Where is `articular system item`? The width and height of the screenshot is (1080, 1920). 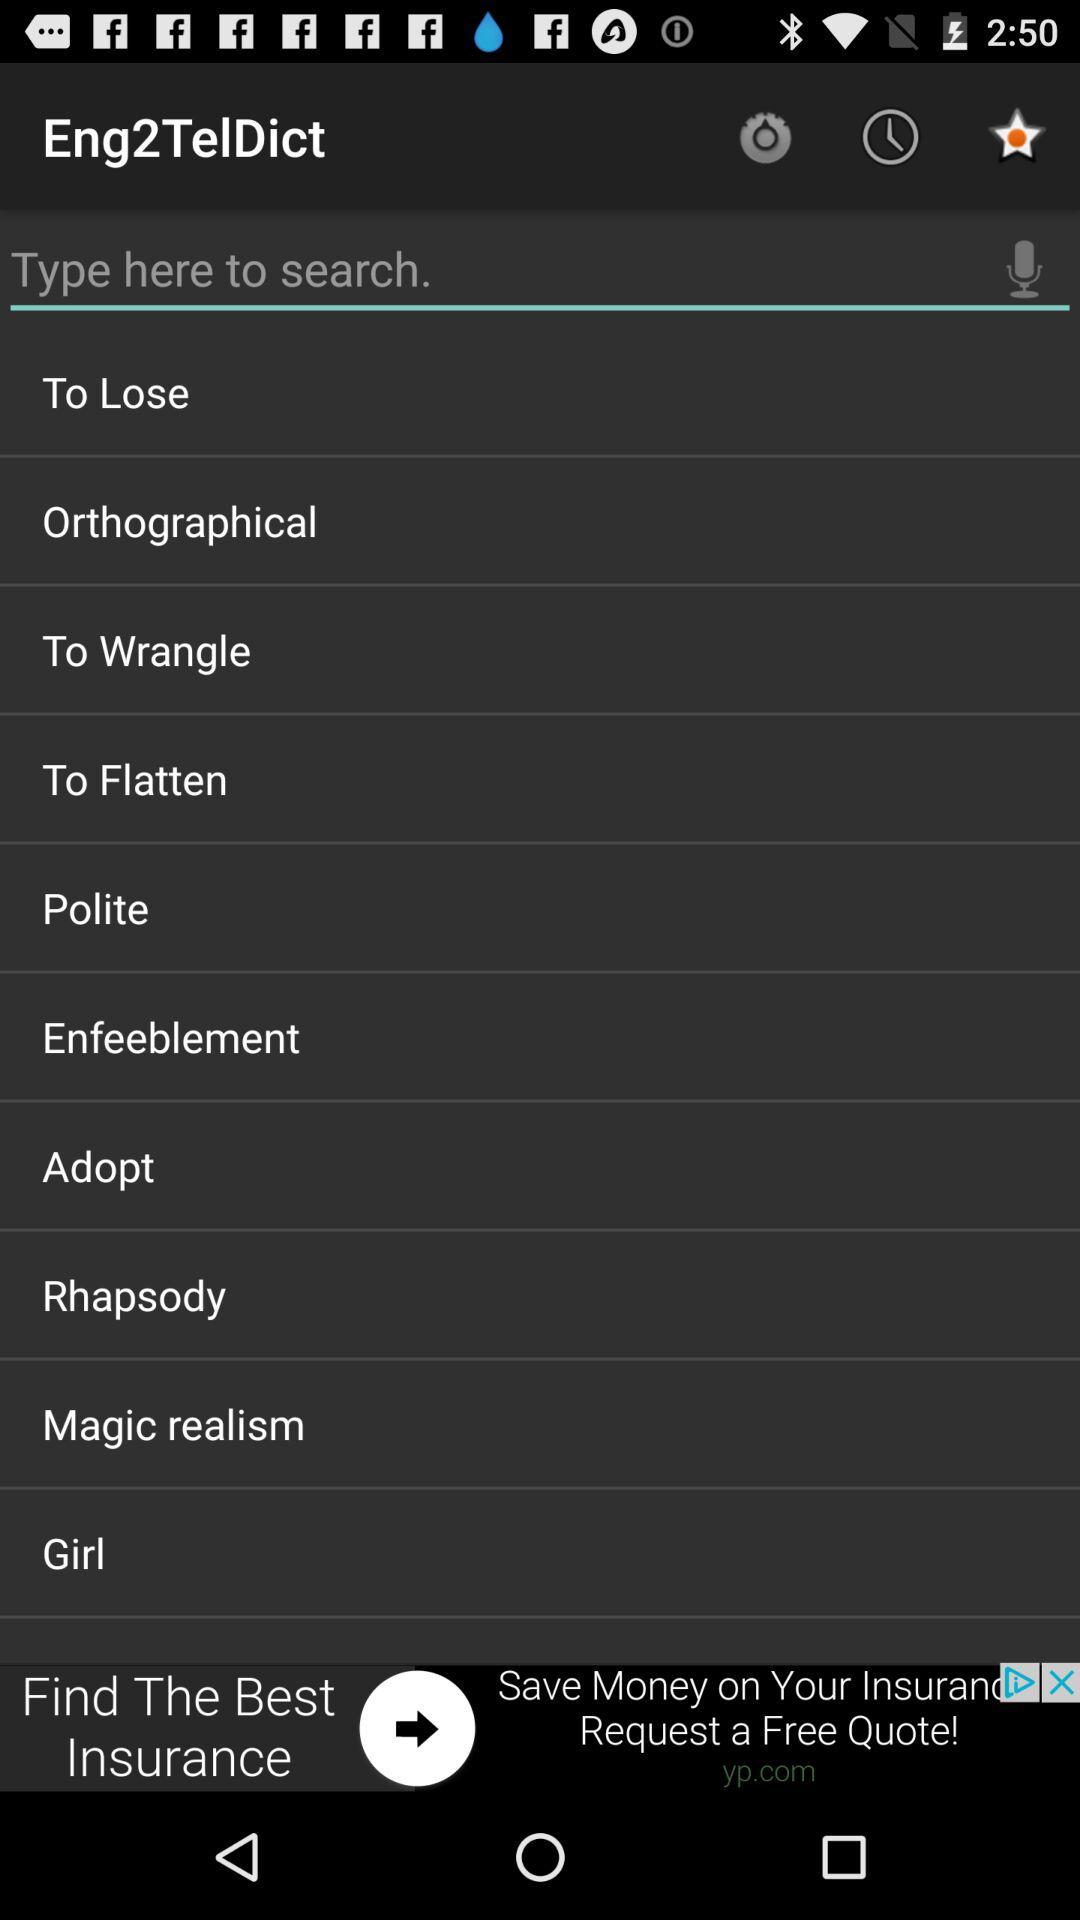 articular system item is located at coordinates (540, 1770).